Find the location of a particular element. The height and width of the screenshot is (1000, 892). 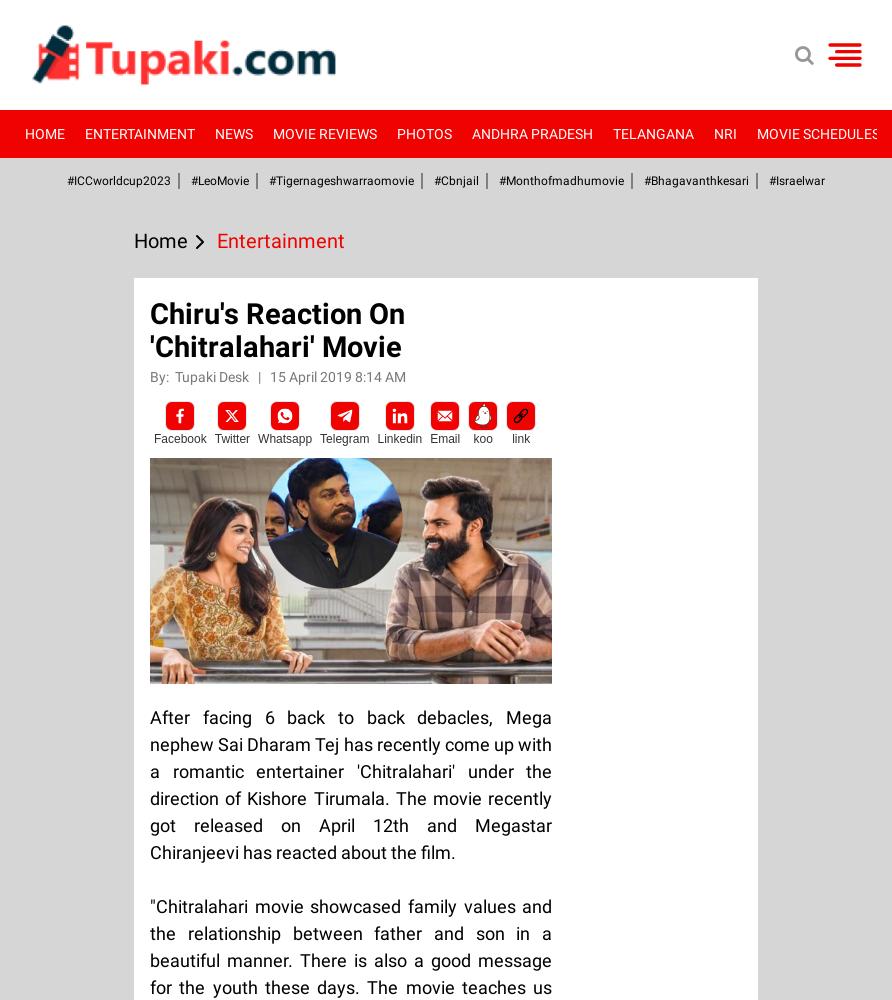

'Email' is located at coordinates (444, 438).